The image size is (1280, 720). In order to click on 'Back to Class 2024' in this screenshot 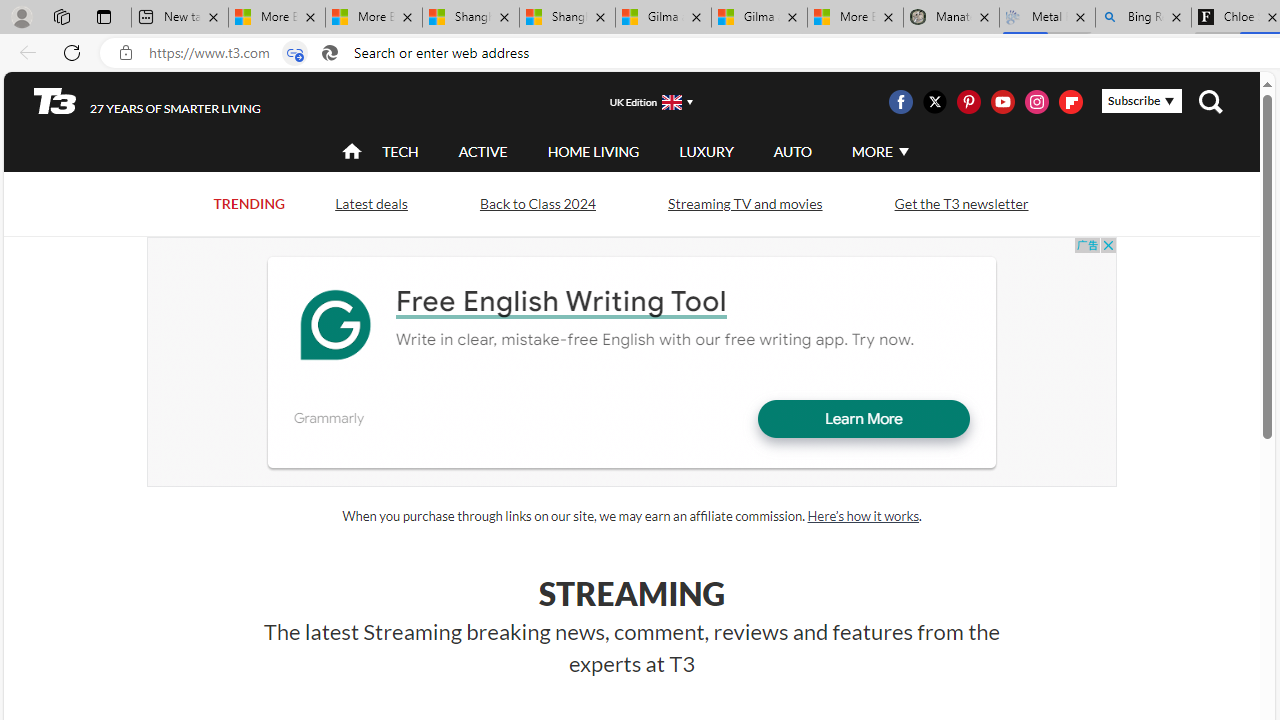, I will do `click(537, 203)`.